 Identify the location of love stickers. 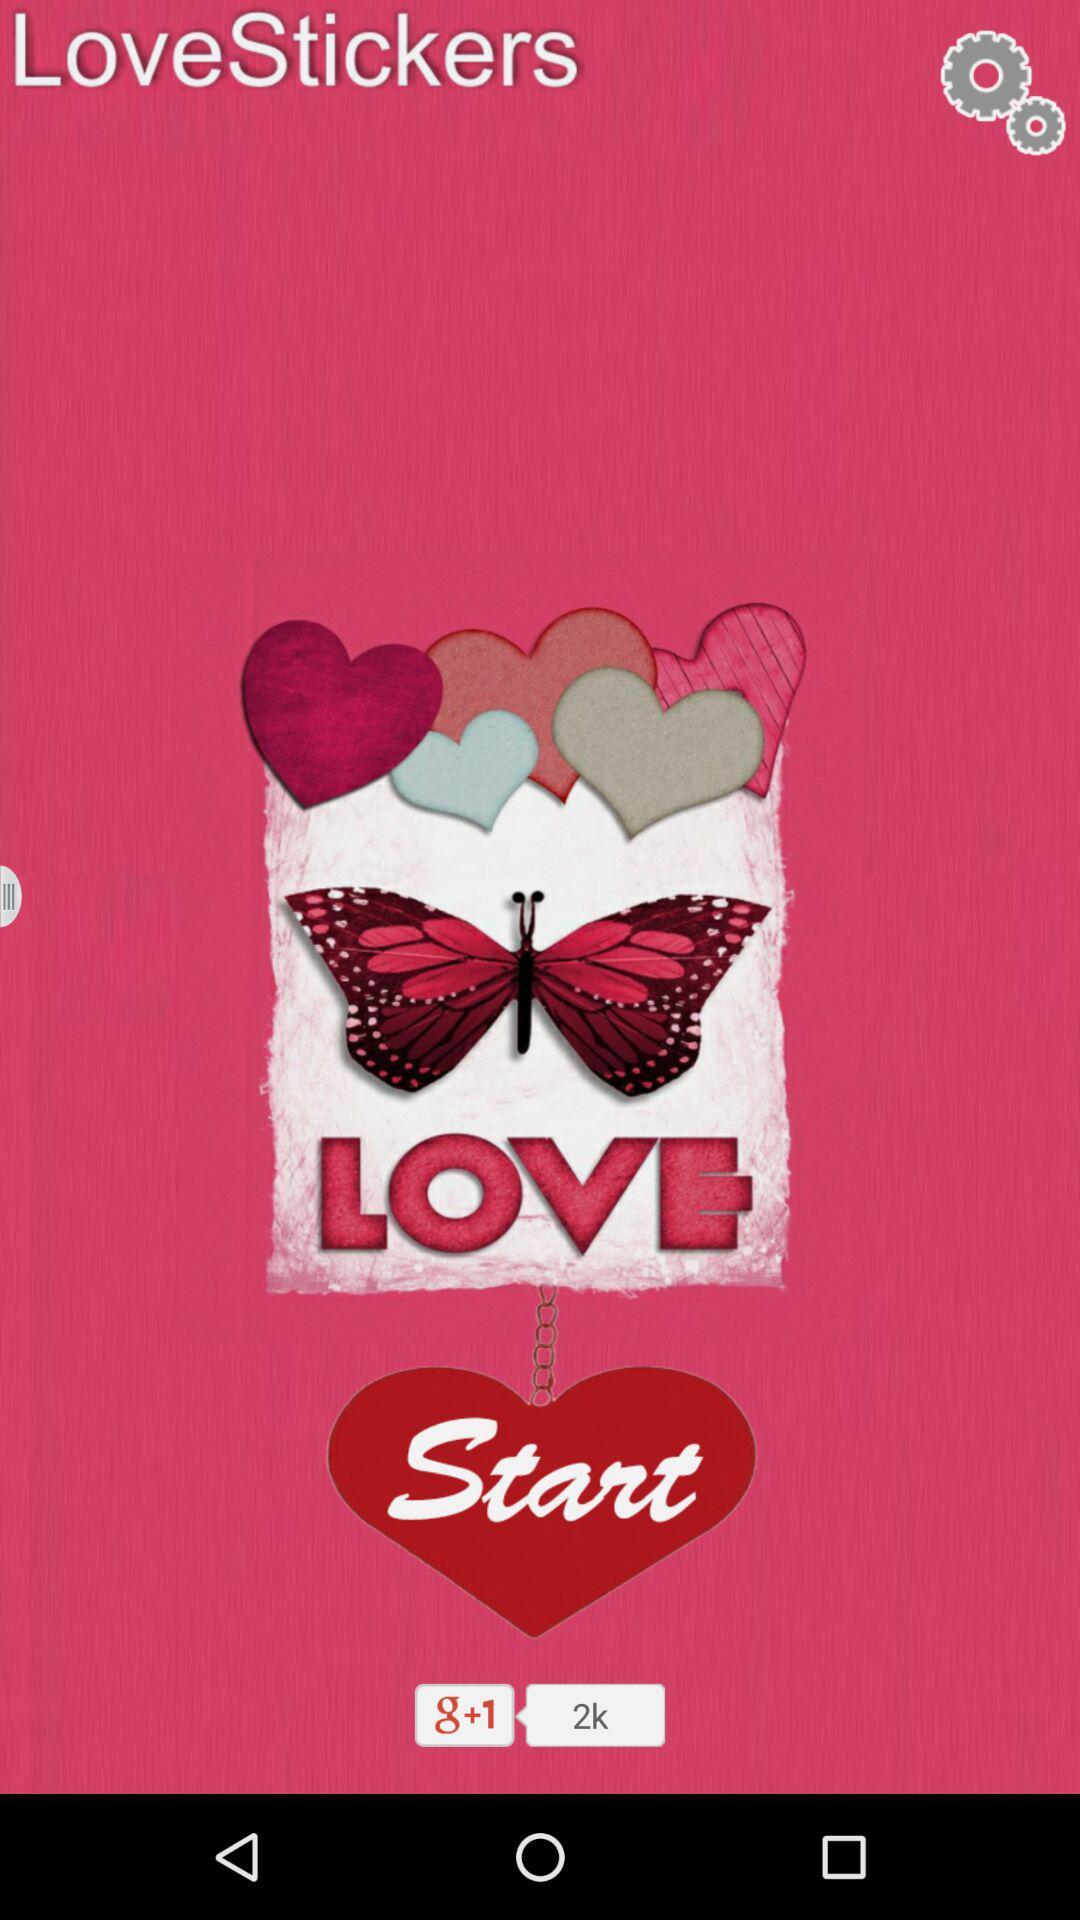
(23, 895).